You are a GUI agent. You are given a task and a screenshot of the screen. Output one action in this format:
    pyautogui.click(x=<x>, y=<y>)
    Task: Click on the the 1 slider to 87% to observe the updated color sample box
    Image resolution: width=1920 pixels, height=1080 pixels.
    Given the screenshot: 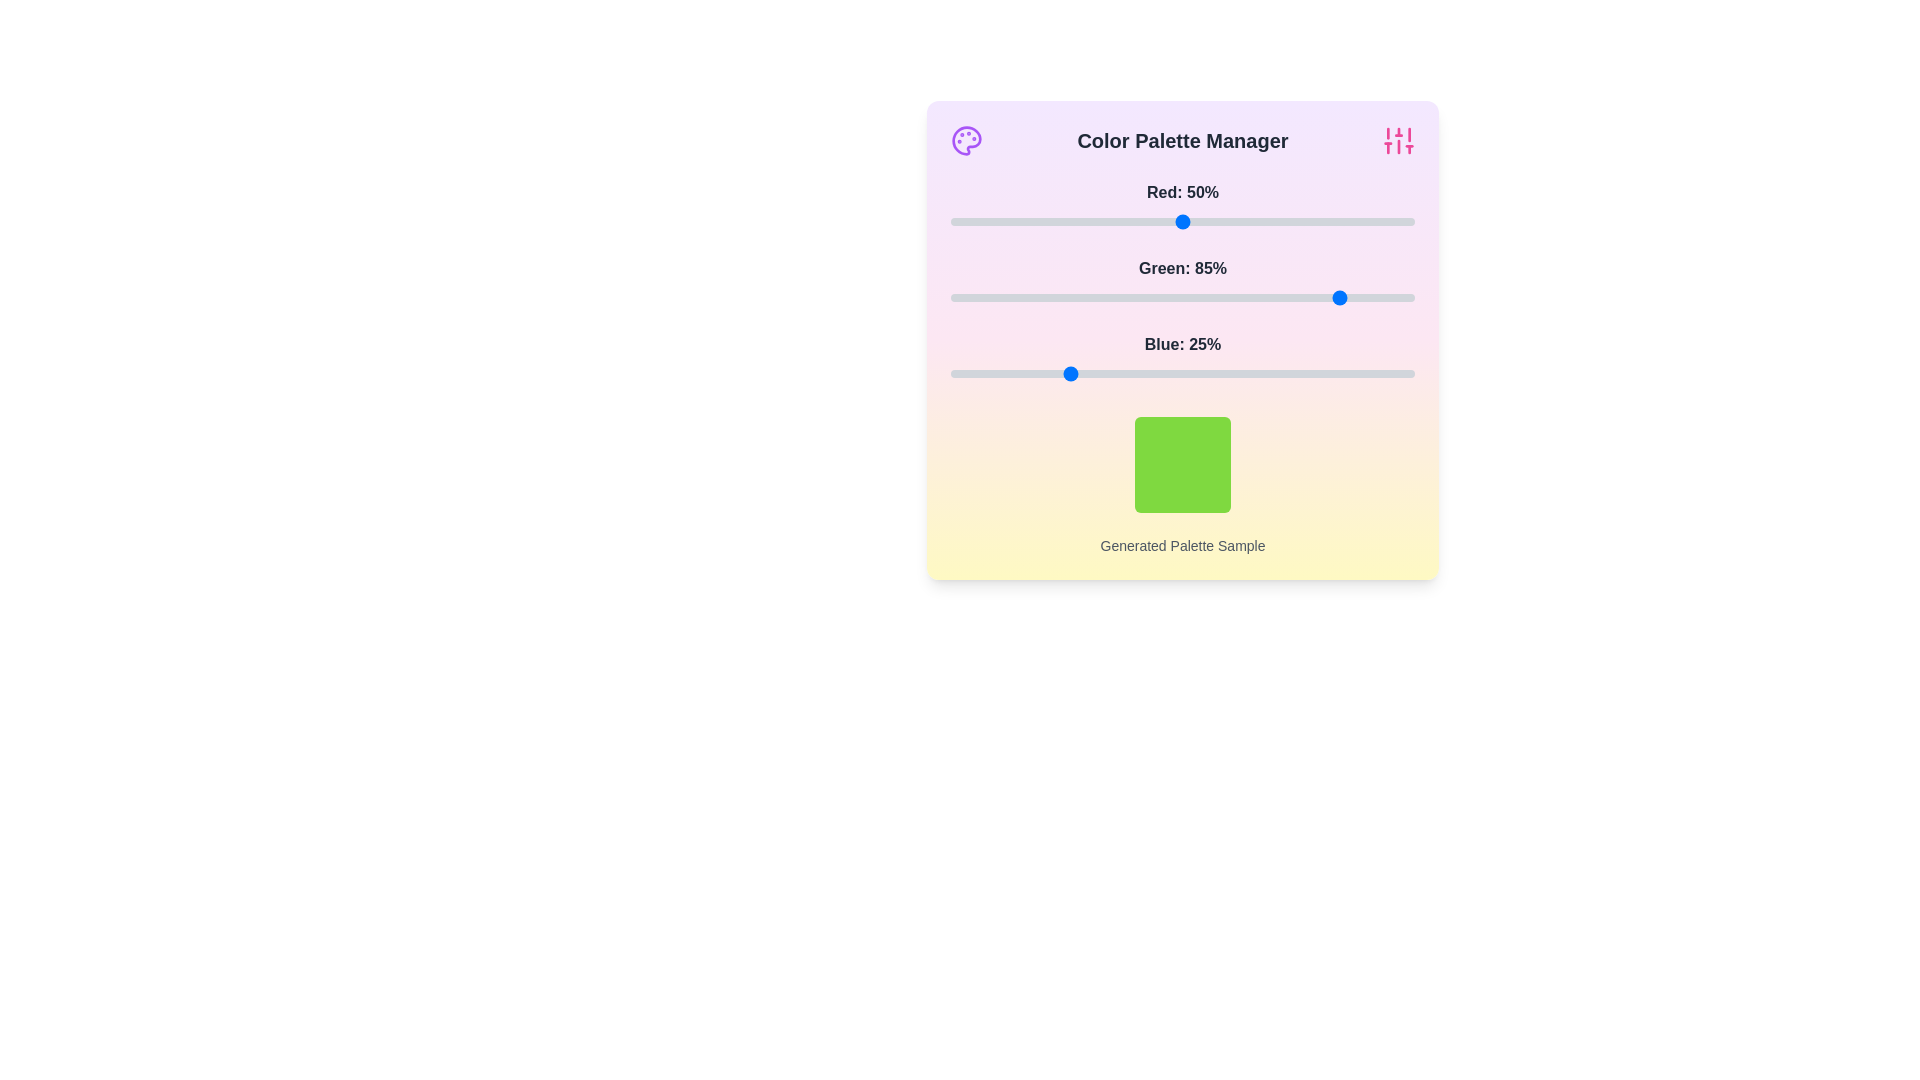 What is the action you would take?
    pyautogui.click(x=1354, y=297)
    